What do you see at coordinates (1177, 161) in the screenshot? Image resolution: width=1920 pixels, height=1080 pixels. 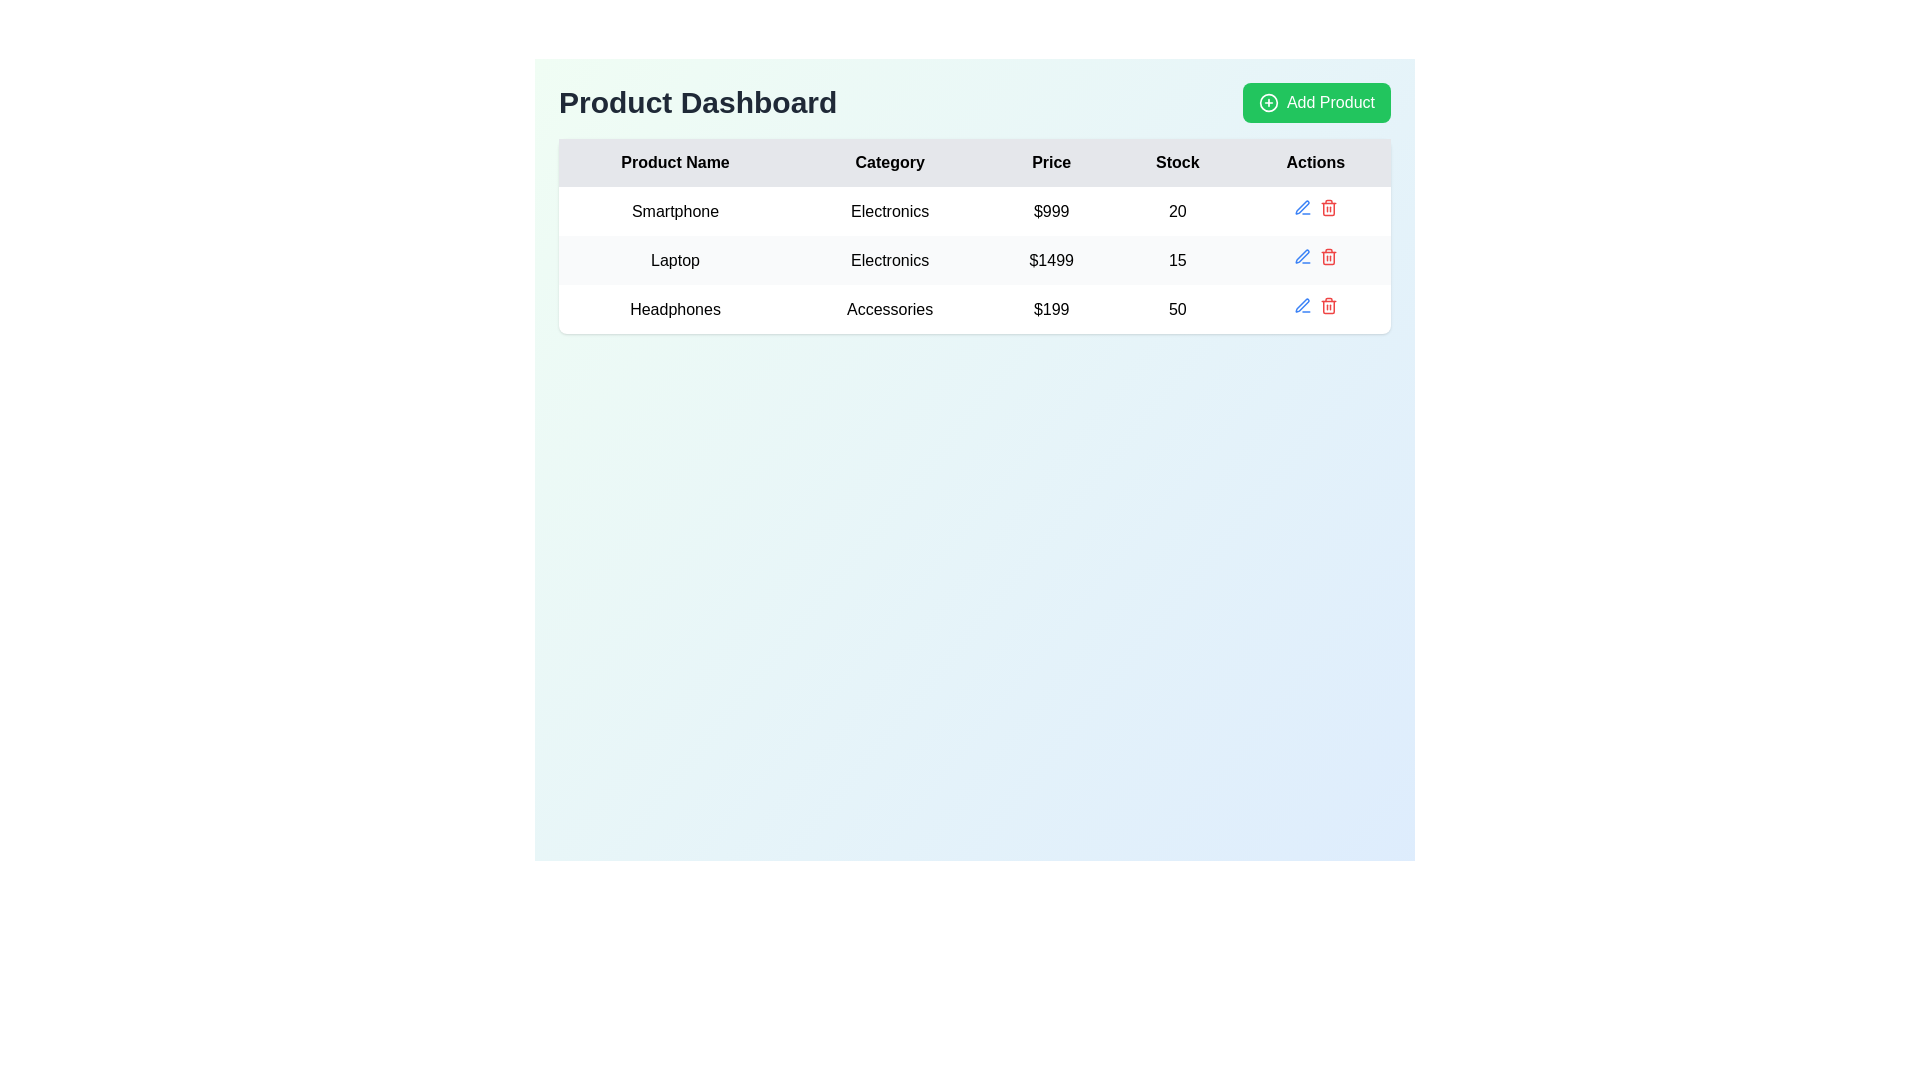 I see `the 'Stock' column header in the table, which is the fourth header, displayed in bold black font on a light gray background` at bounding box center [1177, 161].